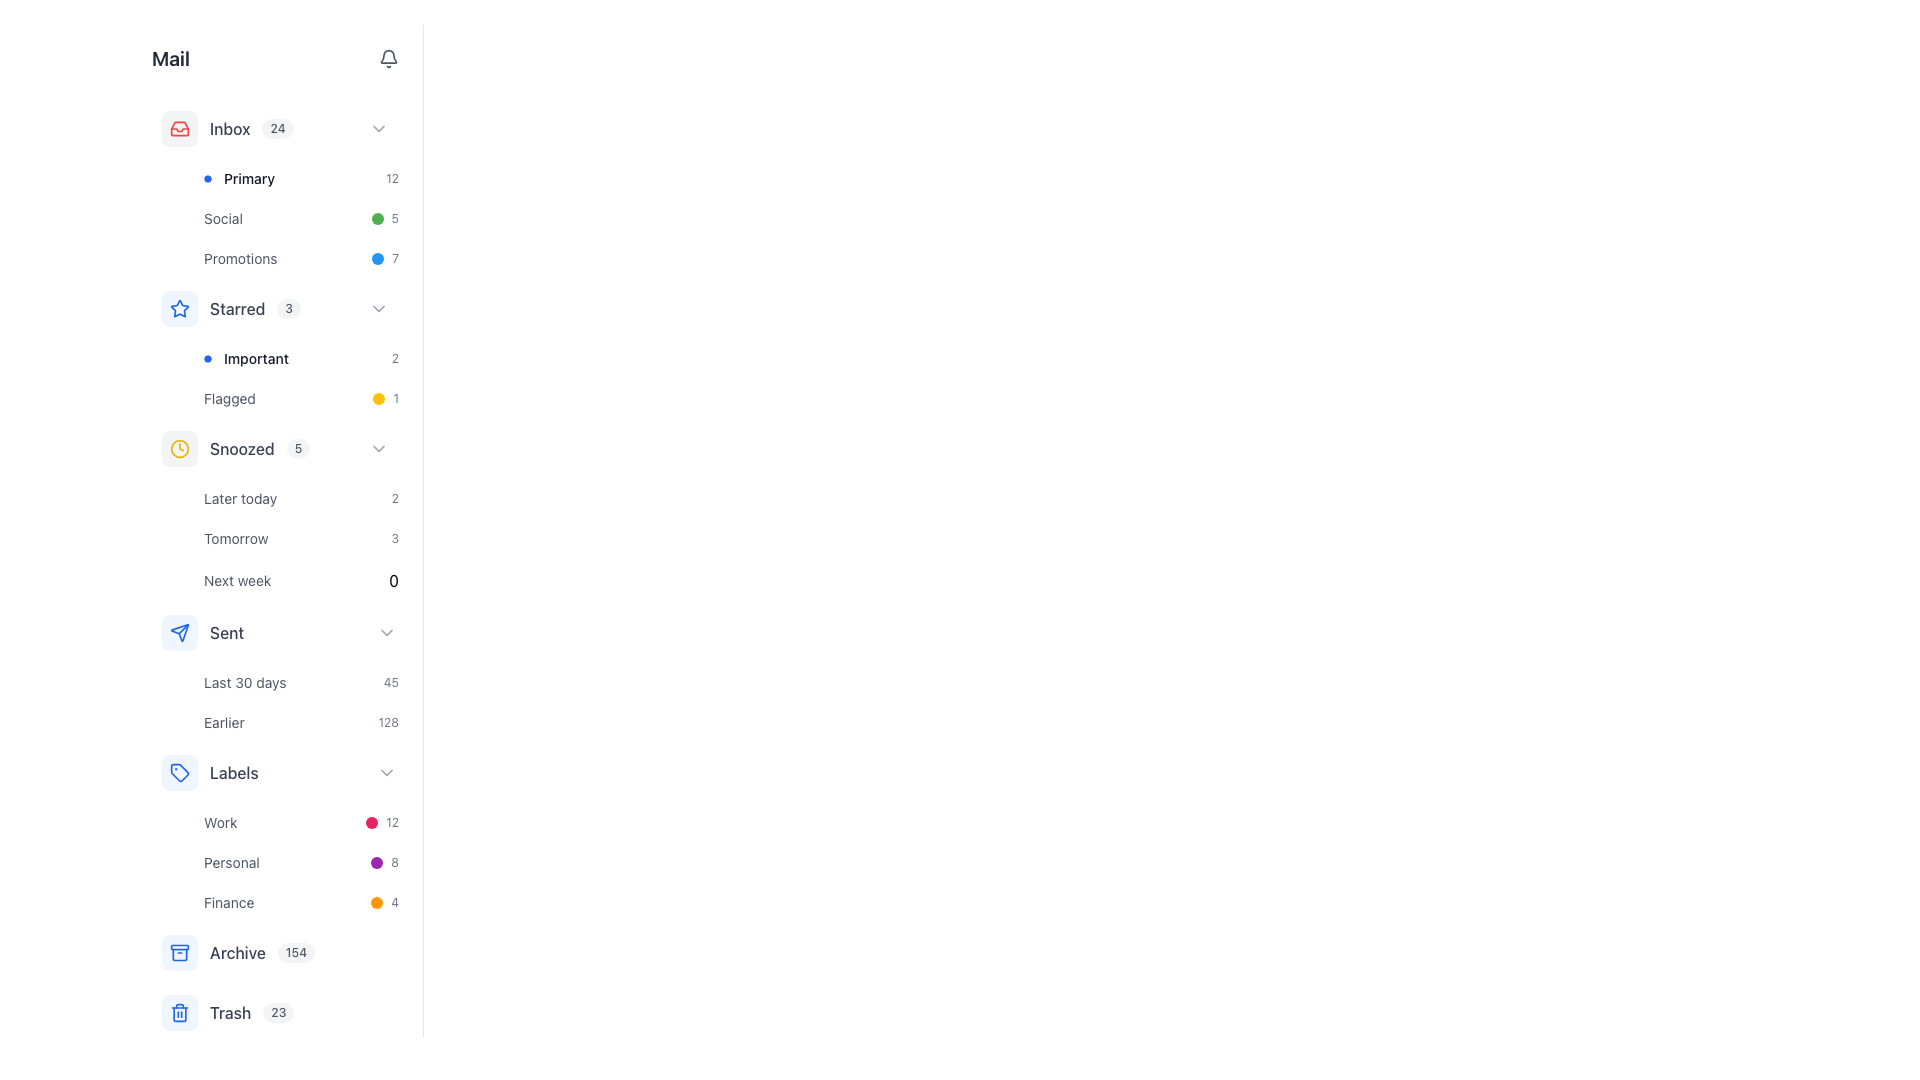  What do you see at coordinates (300, 219) in the screenshot?
I see `the 'Social' list item, which features a green circular indicator and the number '5'` at bounding box center [300, 219].